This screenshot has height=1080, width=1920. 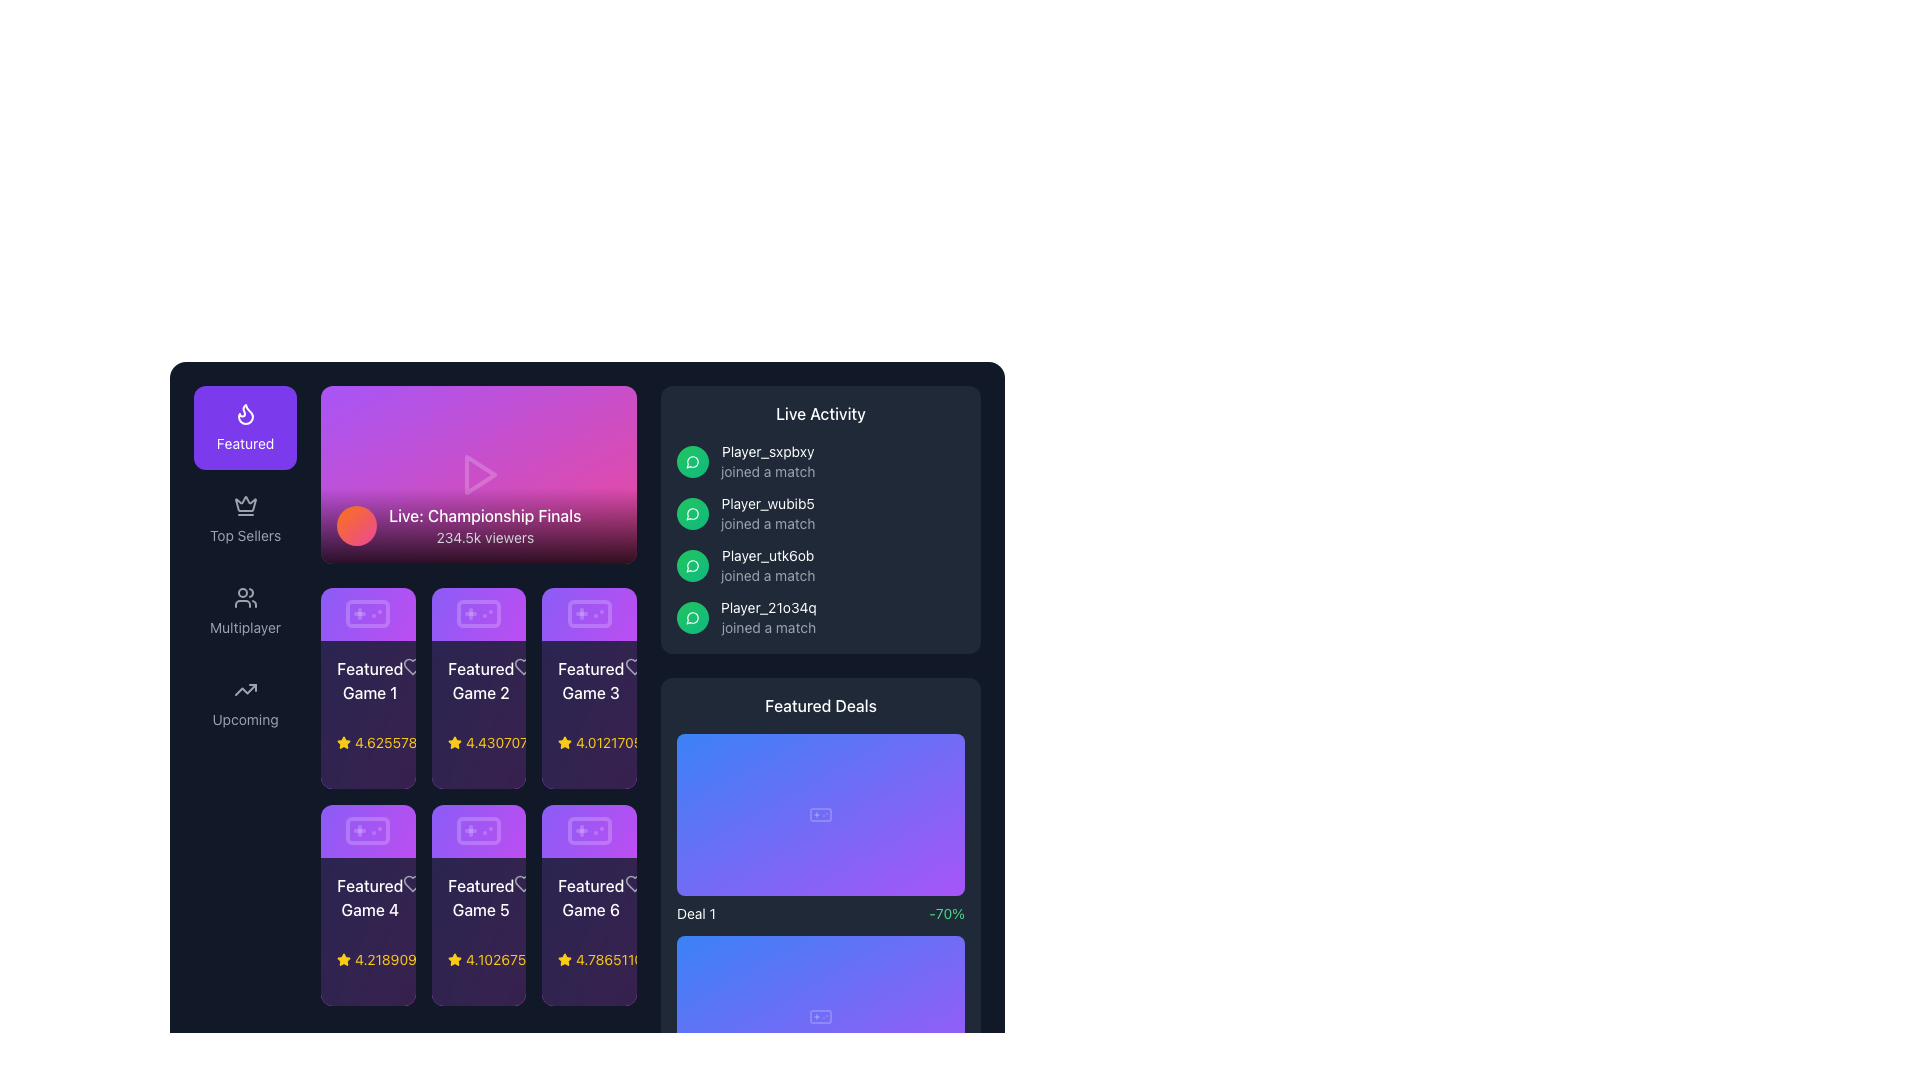 What do you see at coordinates (692, 616) in the screenshot?
I see `the decorative icon indicating activity, located to the left of the text message 'Player_21o34q joined a match'` at bounding box center [692, 616].